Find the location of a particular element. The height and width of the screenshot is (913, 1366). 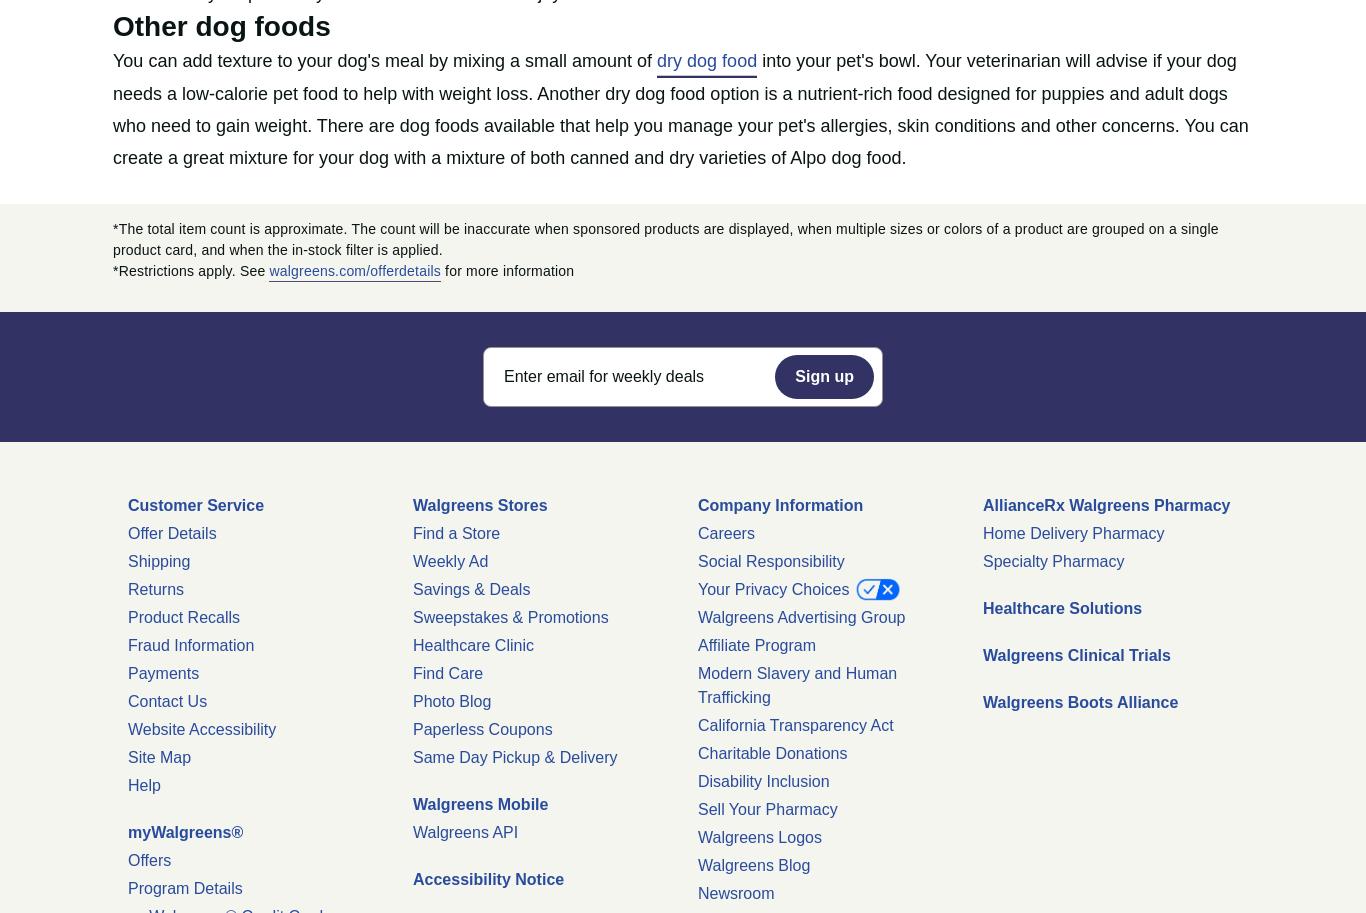

'Healthcare Clinic' is located at coordinates (473, 643).